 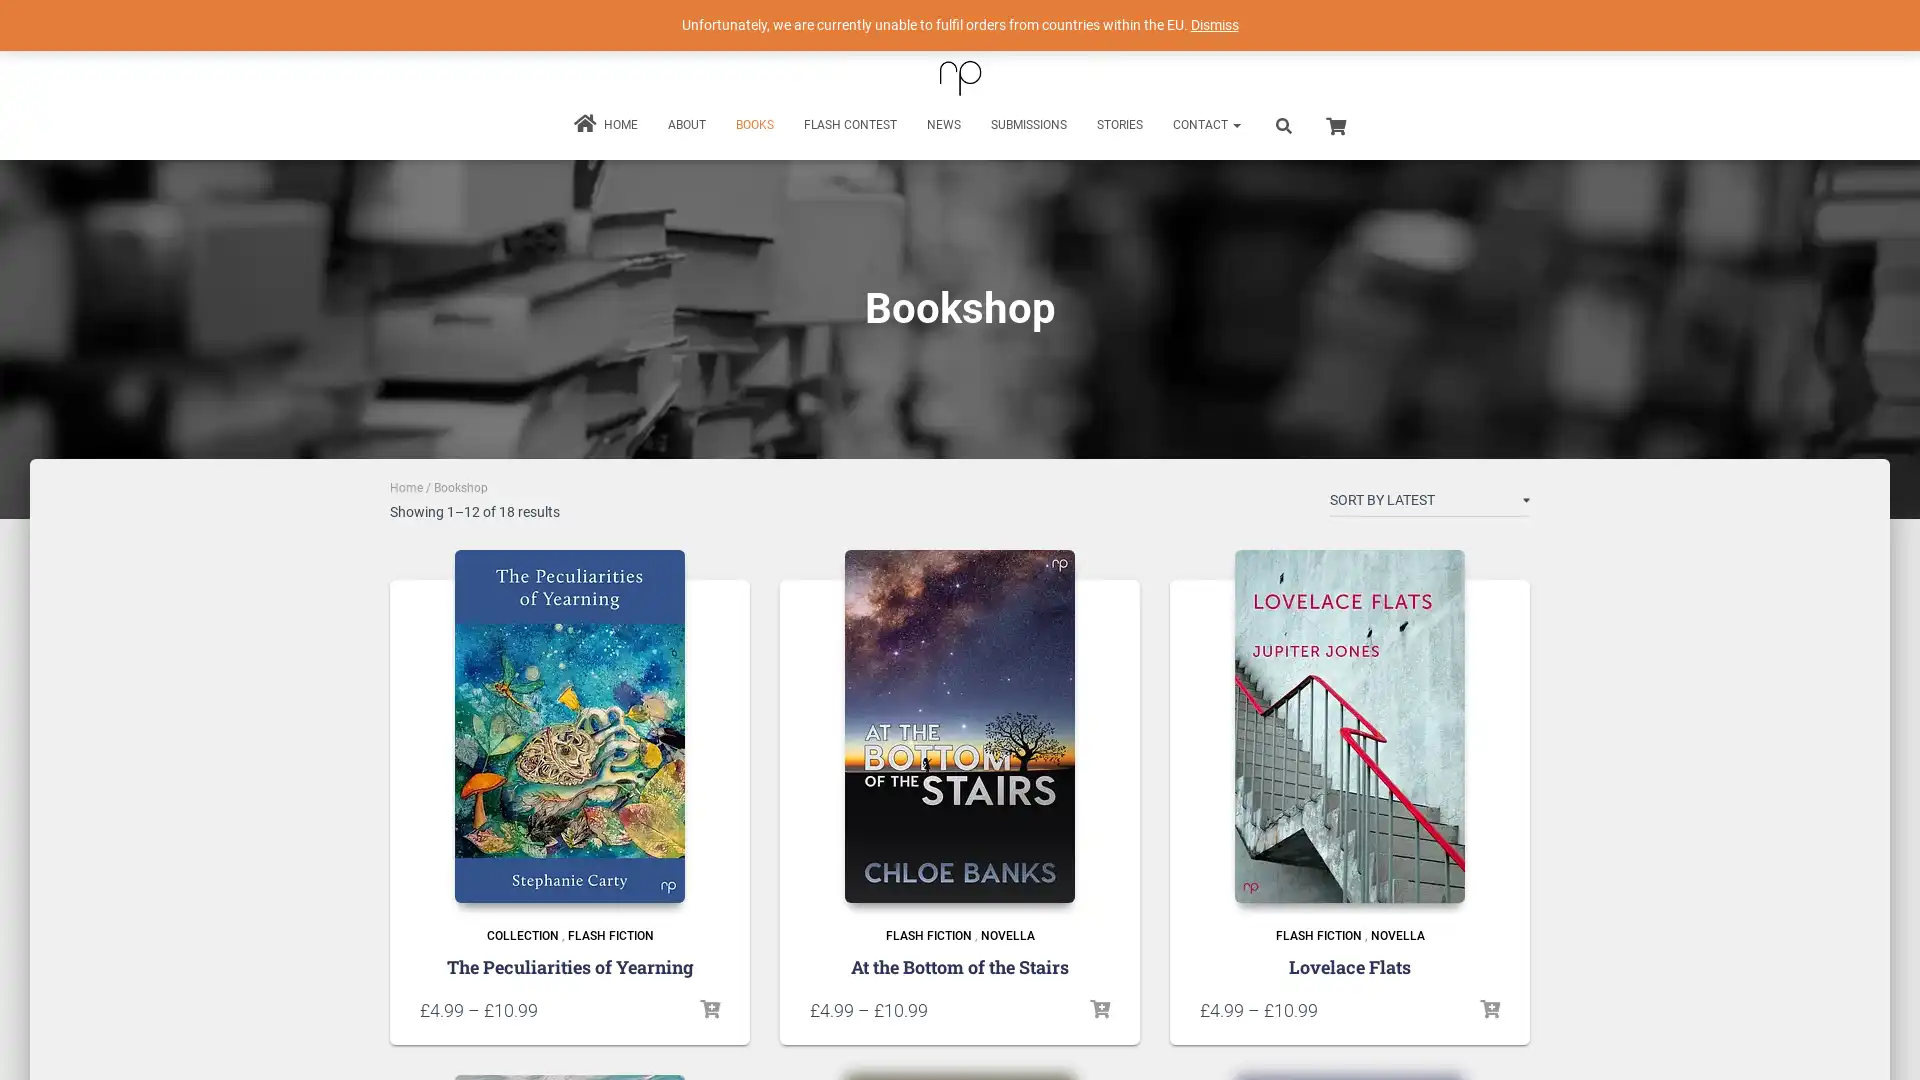 What do you see at coordinates (1254, 1048) in the screenshot?
I see `Accept` at bounding box center [1254, 1048].